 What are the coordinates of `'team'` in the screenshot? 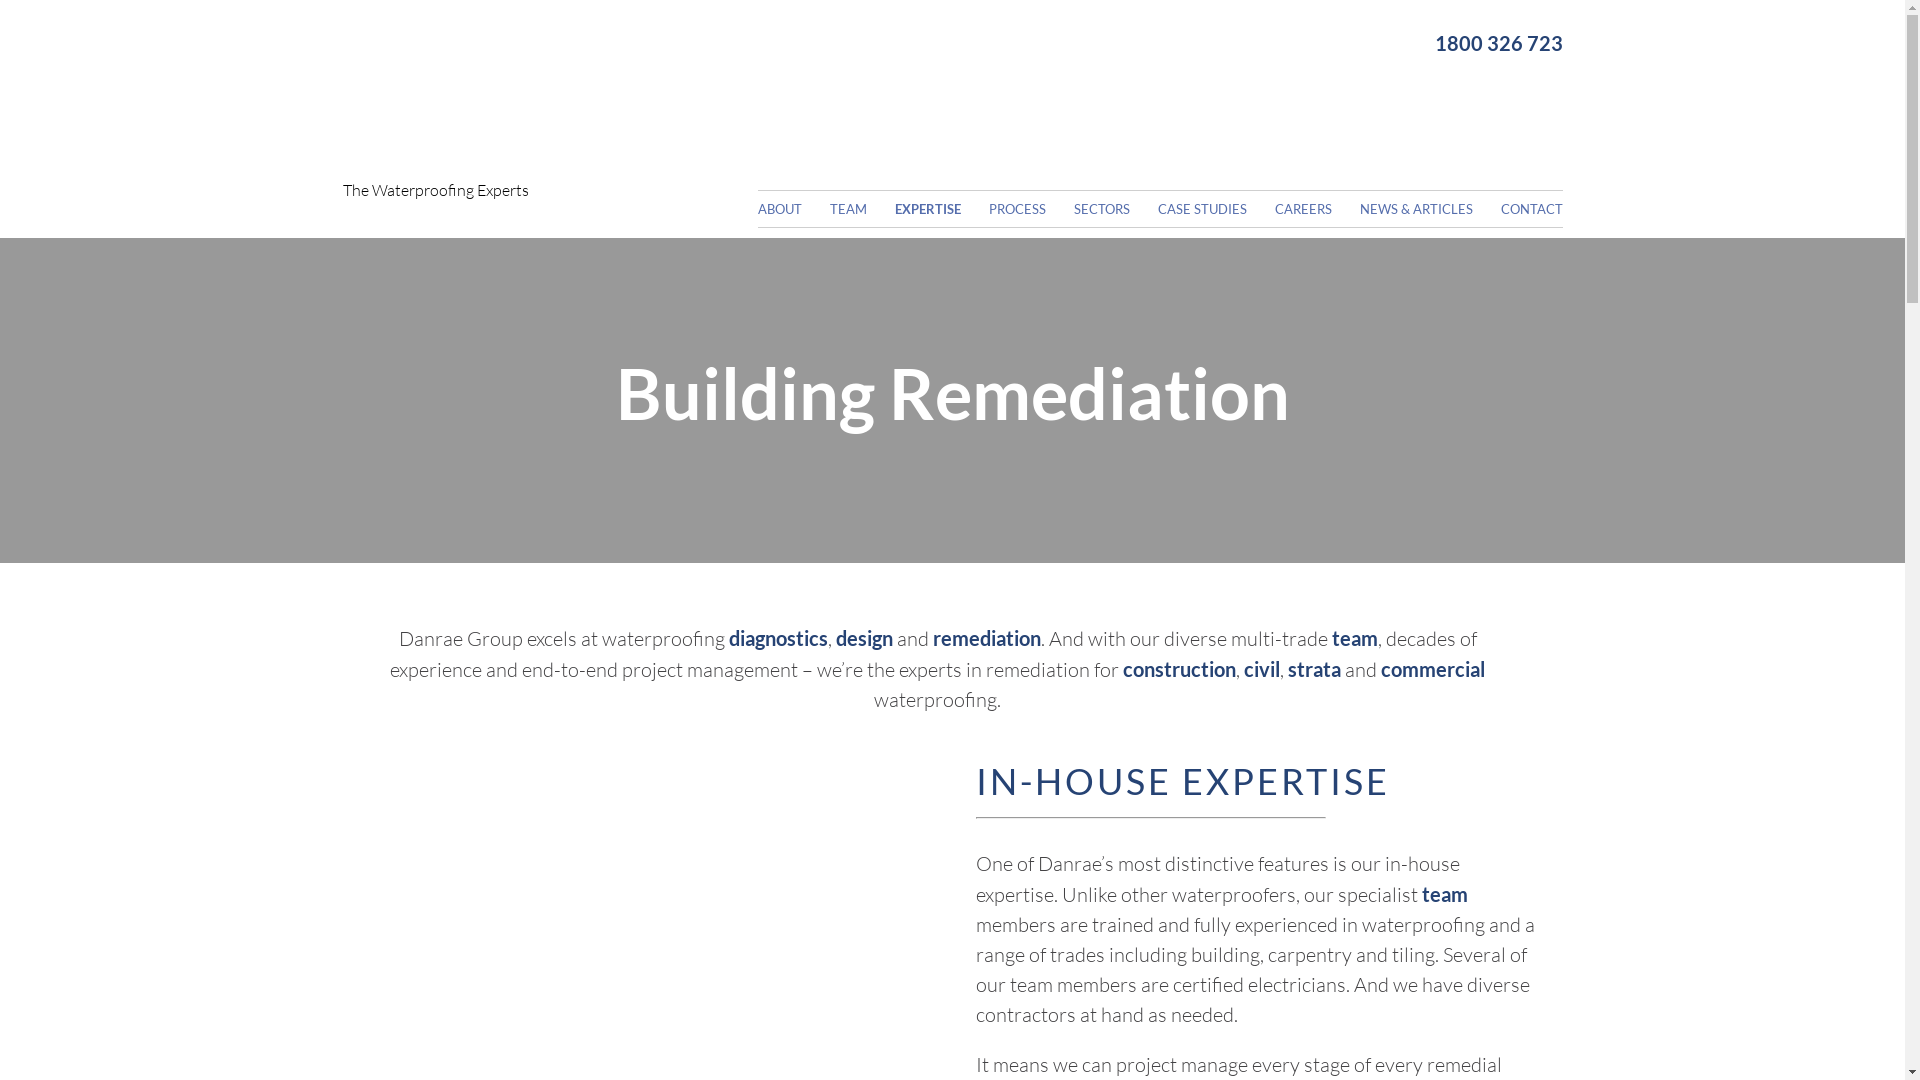 It's located at (1354, 637).